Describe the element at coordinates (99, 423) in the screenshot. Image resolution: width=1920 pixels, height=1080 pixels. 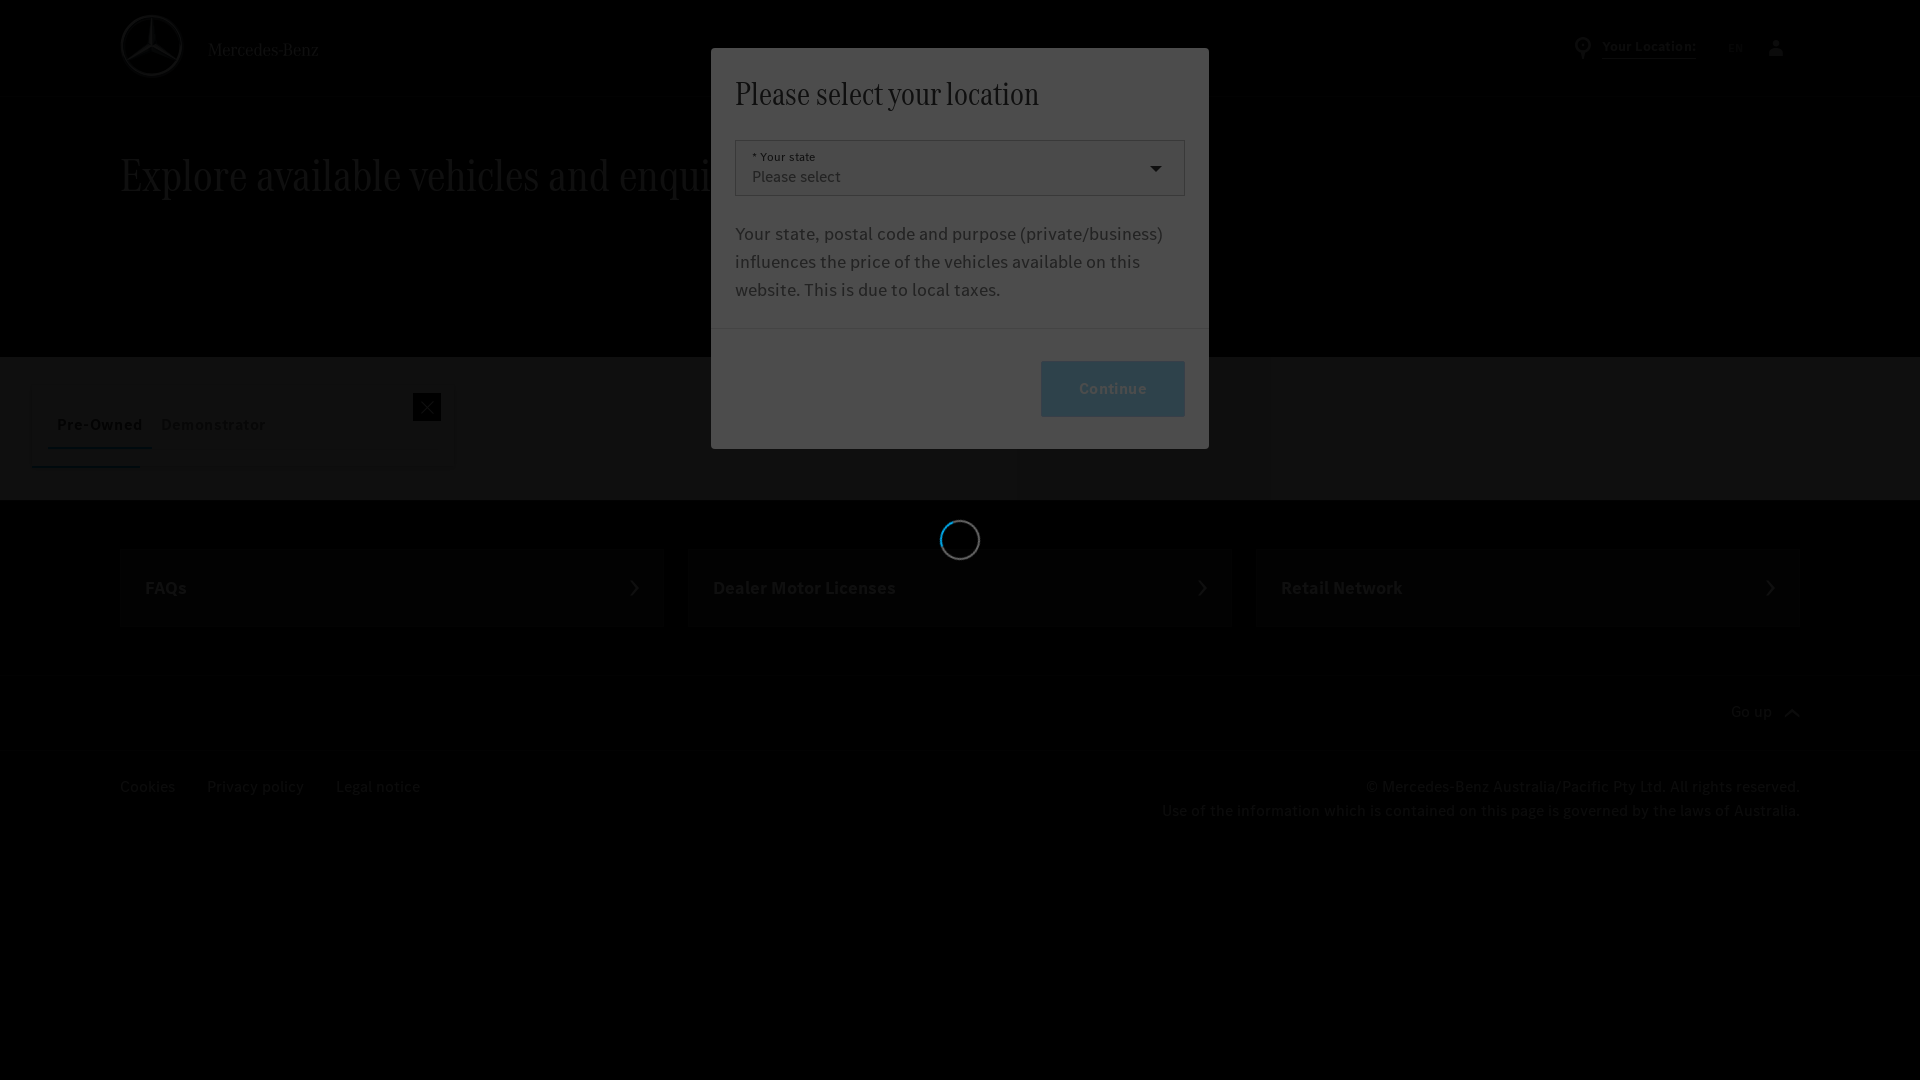
I see `'Pre-Owned'` at that location.